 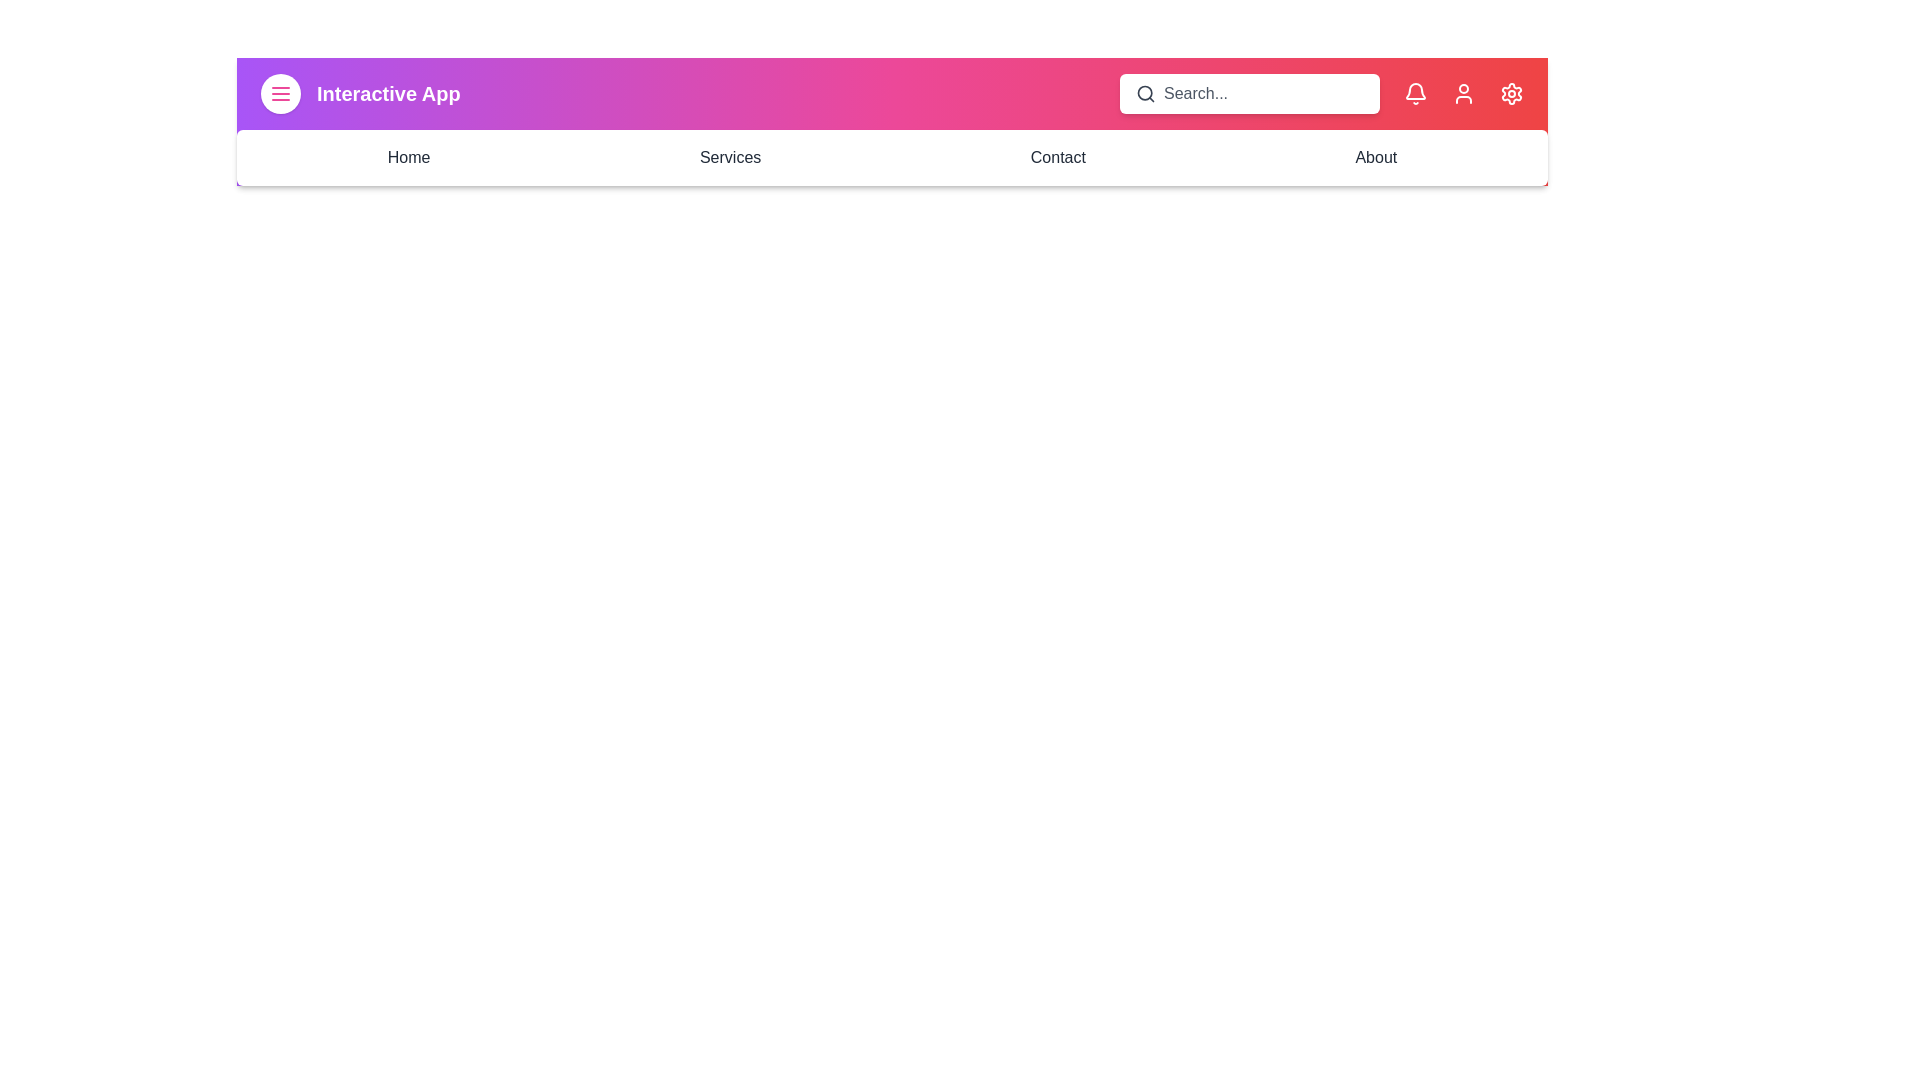 I want to click on the menu button to toggle the menu visibility, so click(x=280, y=93).